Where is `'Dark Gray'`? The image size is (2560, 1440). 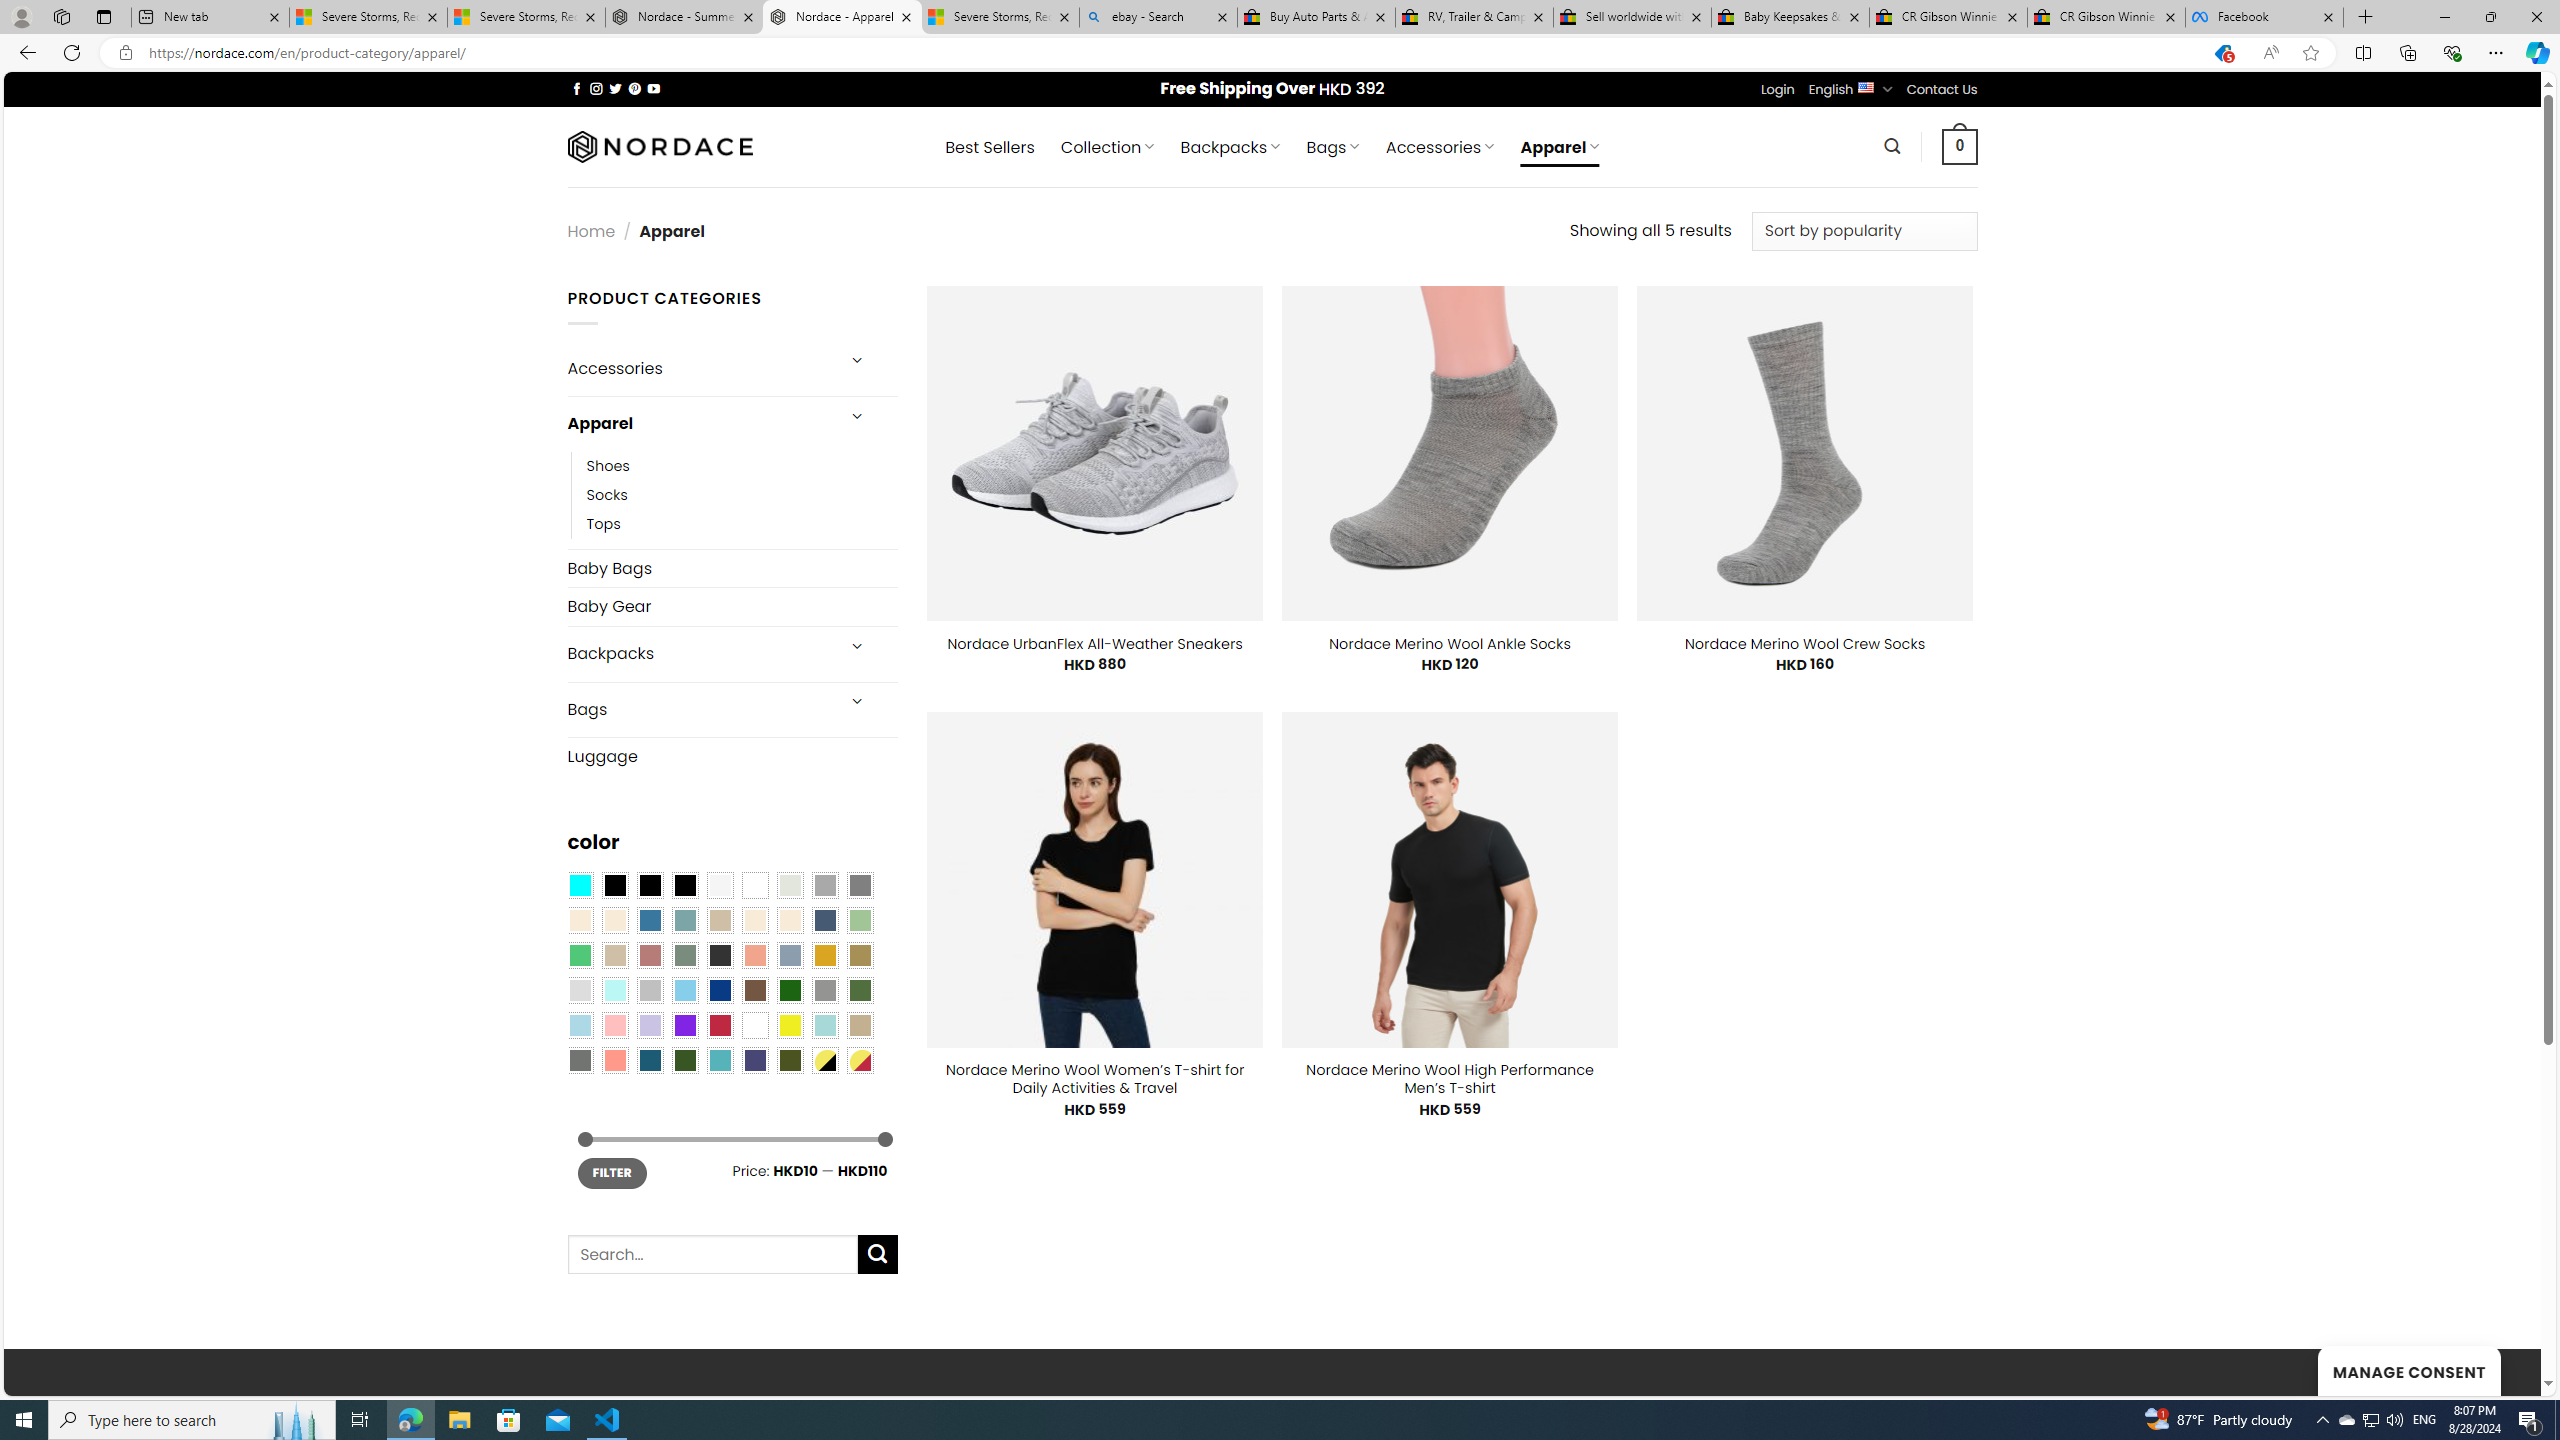
'Dark Gray' is located at coordinates (823, 884).